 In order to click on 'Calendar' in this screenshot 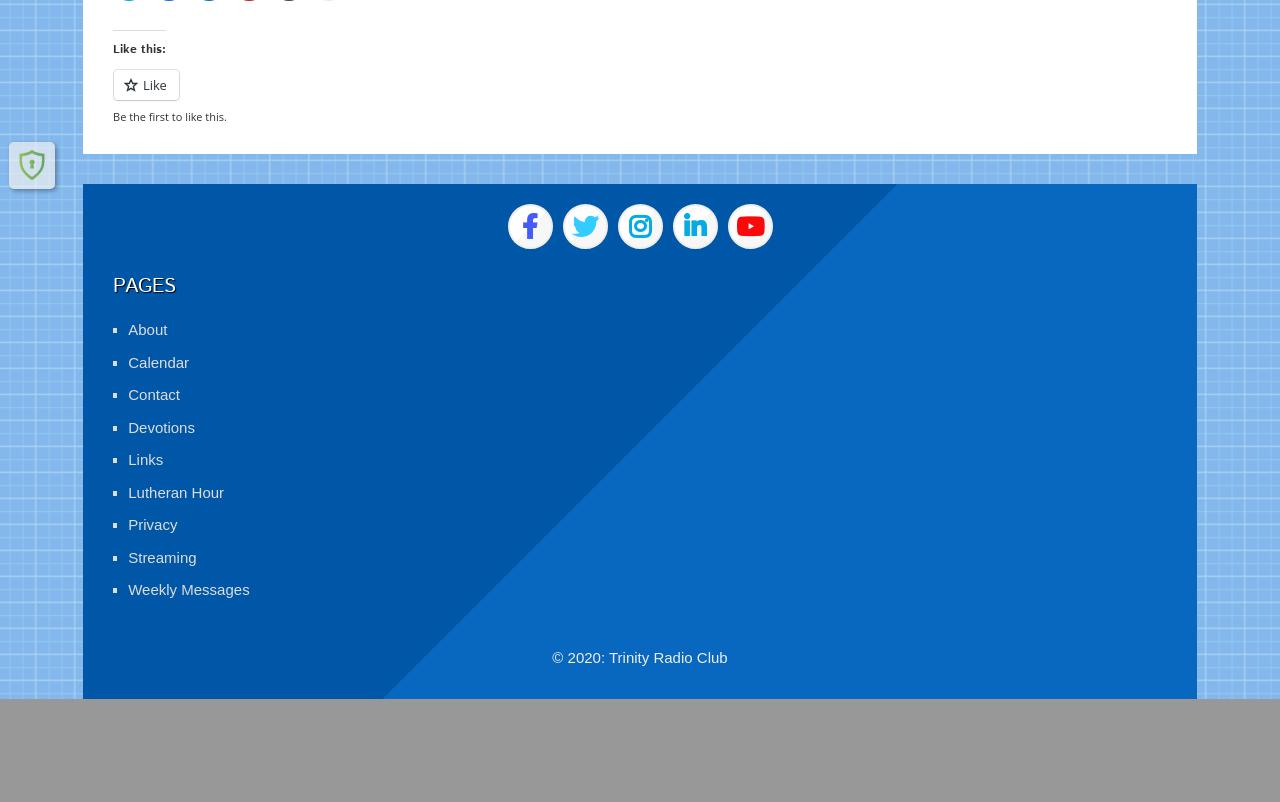, I will do `click(157, 339)`.